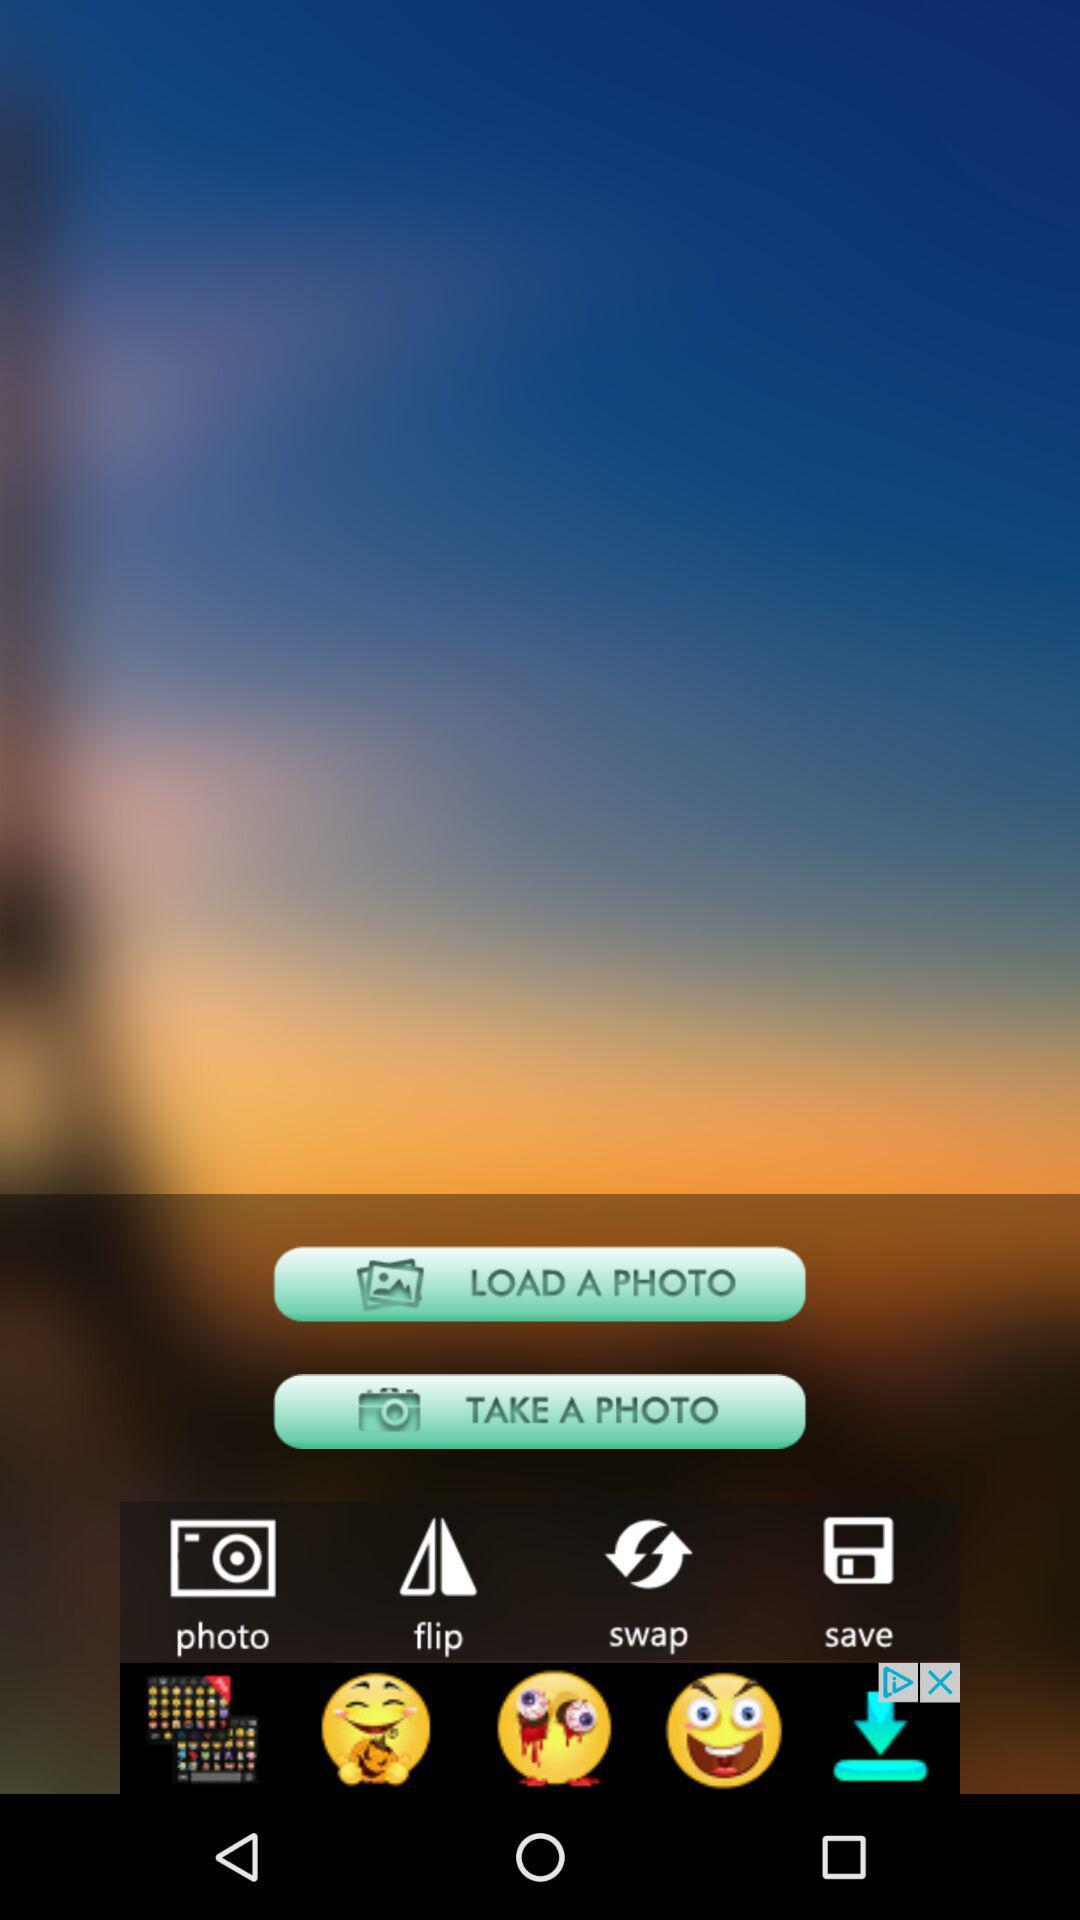 The width and height of the screenshot is (1080, 1920). I want to click on the save icon, so click(855, 1691).